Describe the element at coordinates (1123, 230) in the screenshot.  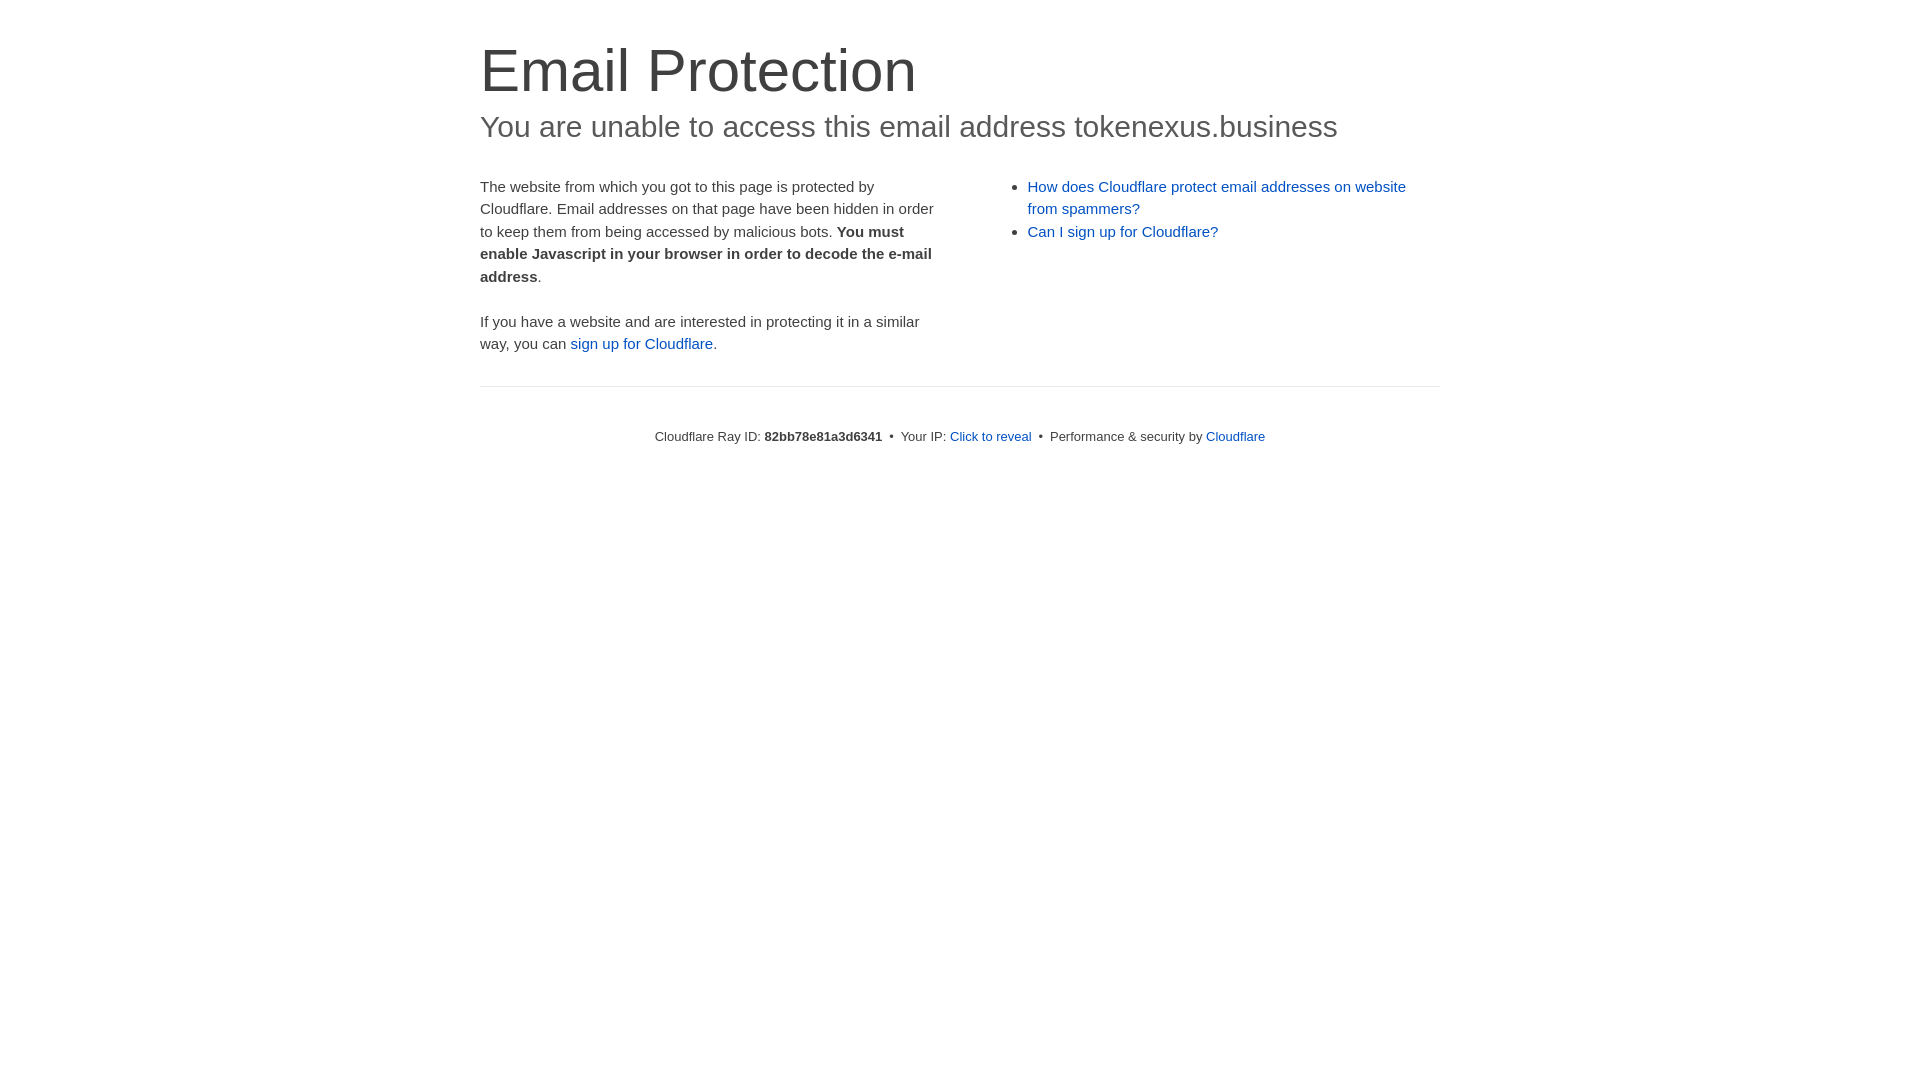
I see `'Can I sign up for Cloudflare?'` at that location.